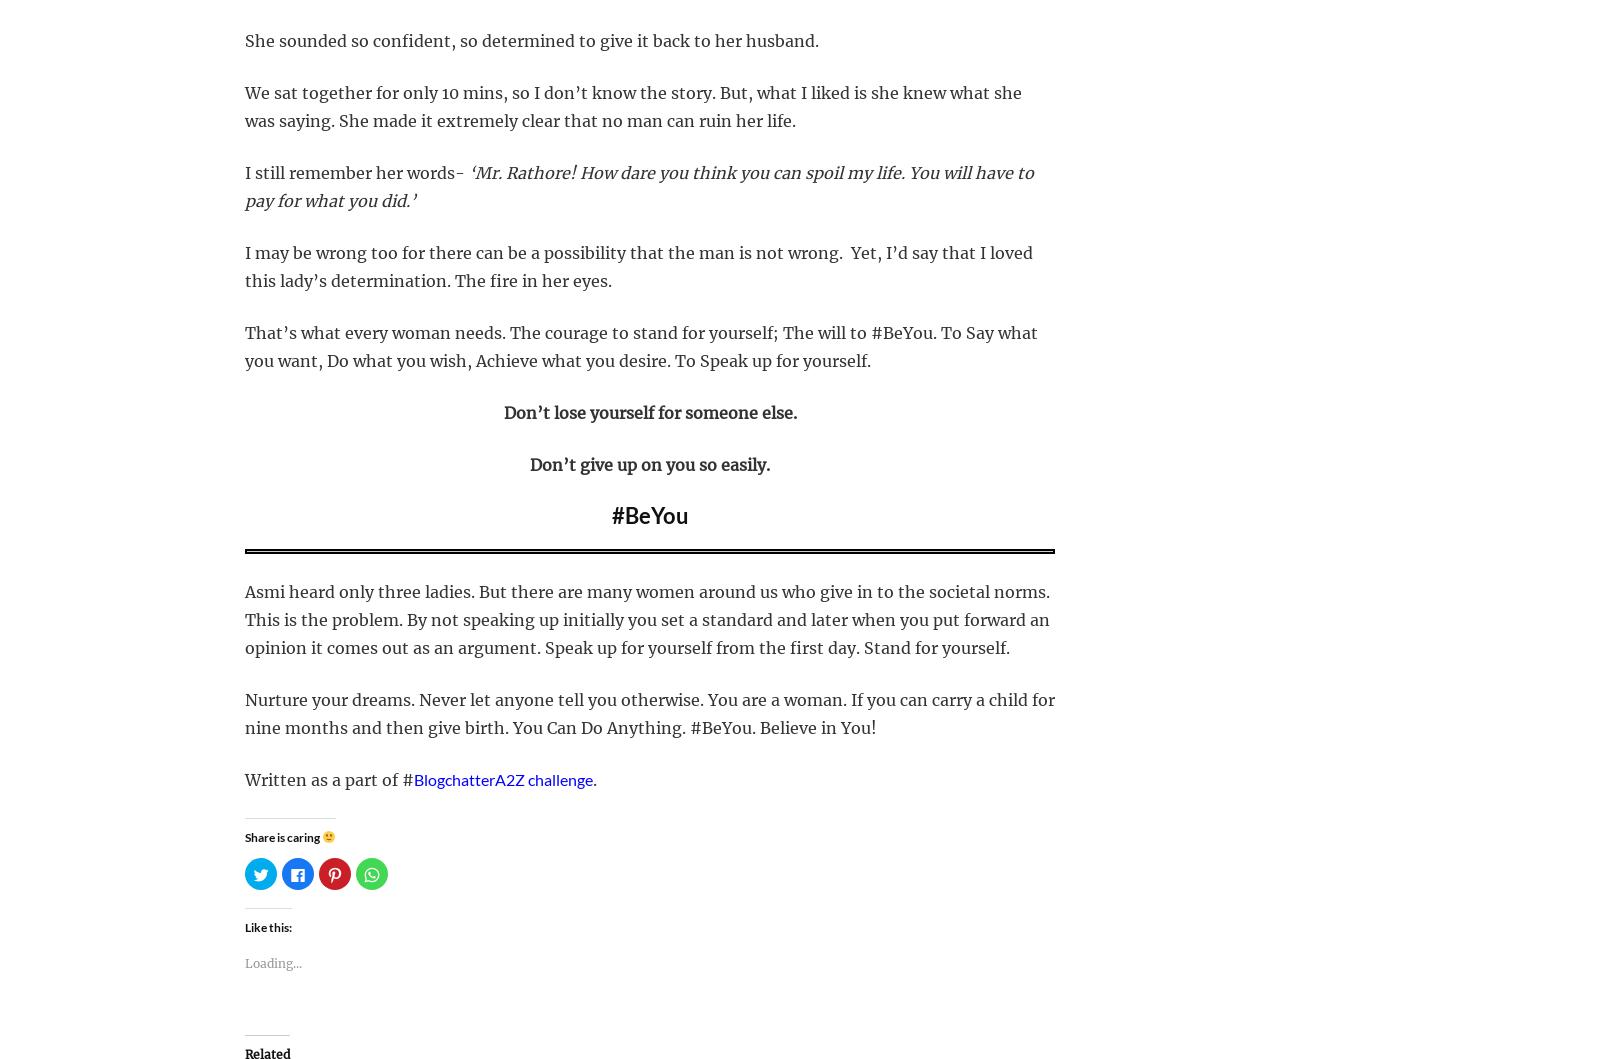  I want to click on 'She sounded so confident, so determined to give it back to her husband.', so click(531, 40).